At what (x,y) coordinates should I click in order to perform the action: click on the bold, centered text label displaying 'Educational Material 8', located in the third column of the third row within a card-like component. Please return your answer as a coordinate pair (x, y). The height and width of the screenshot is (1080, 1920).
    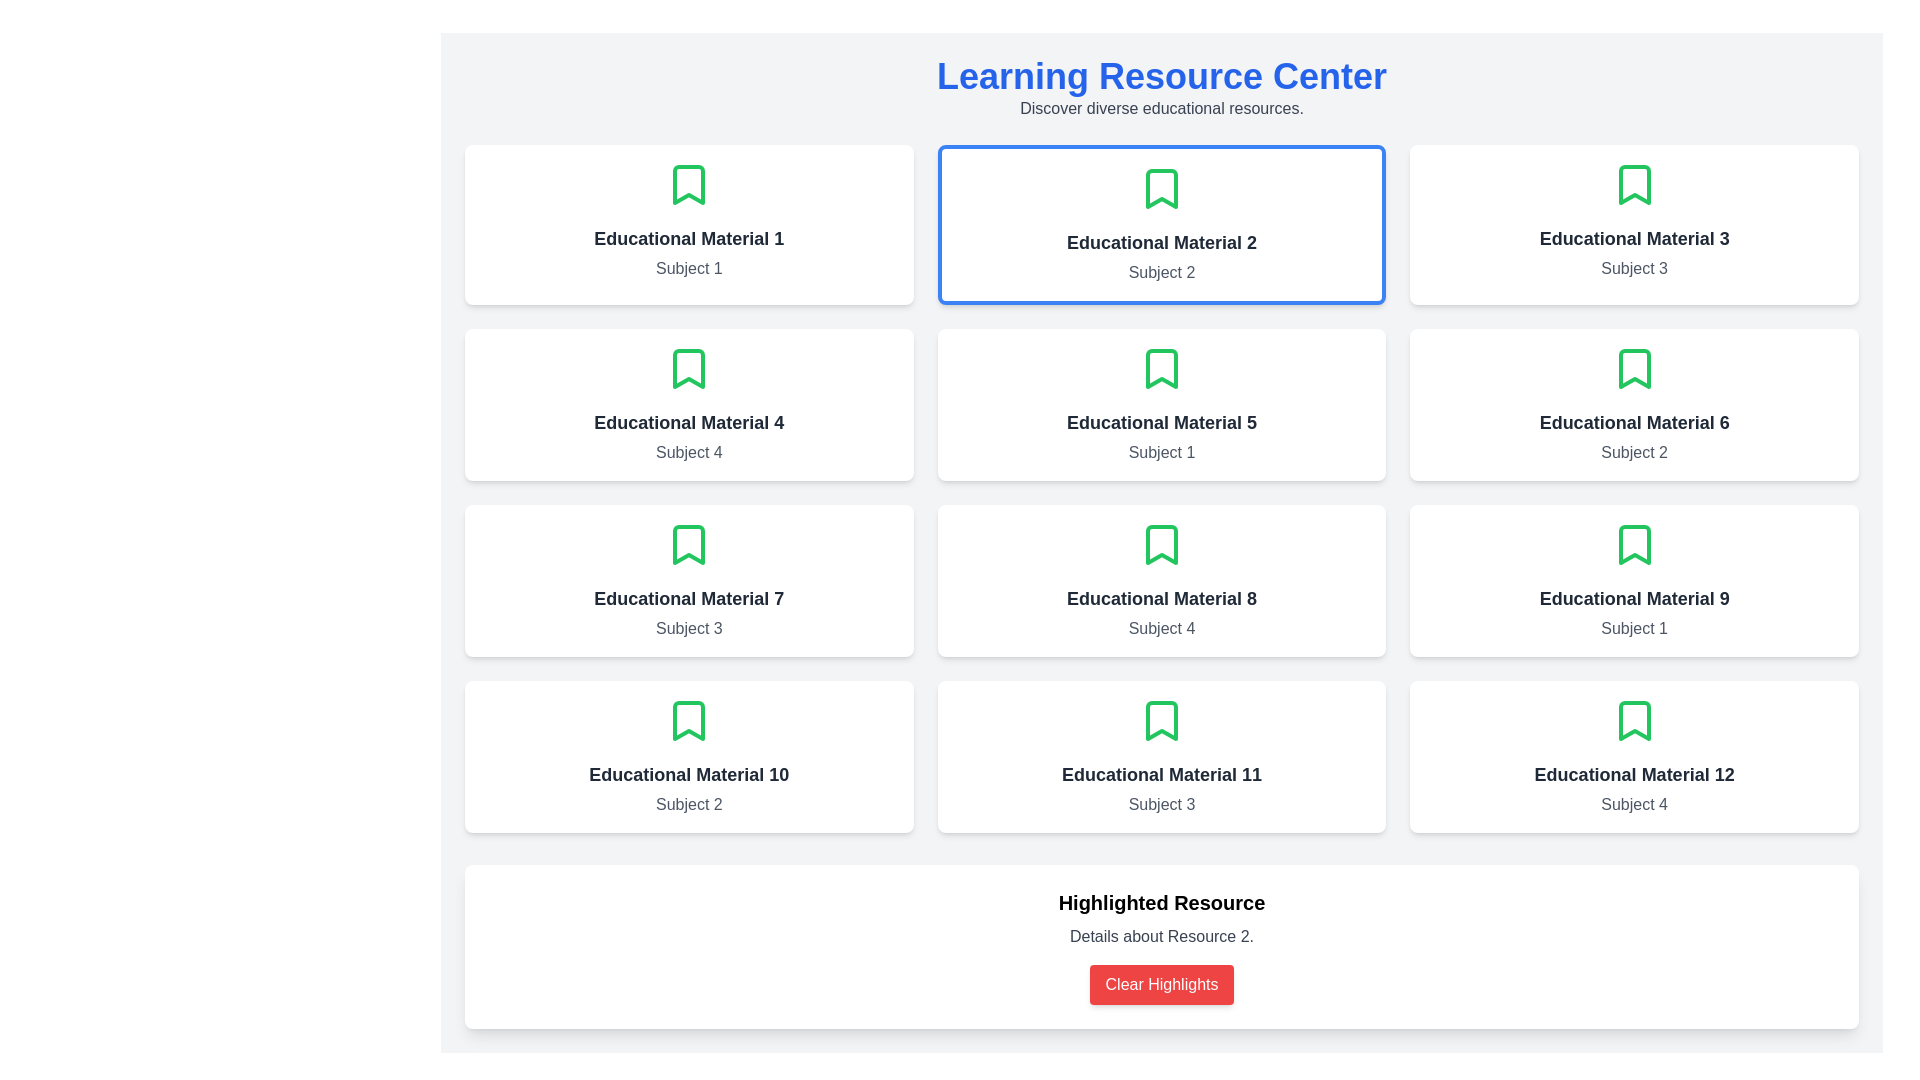
    Looking at the image, I should click on (1161, 597).